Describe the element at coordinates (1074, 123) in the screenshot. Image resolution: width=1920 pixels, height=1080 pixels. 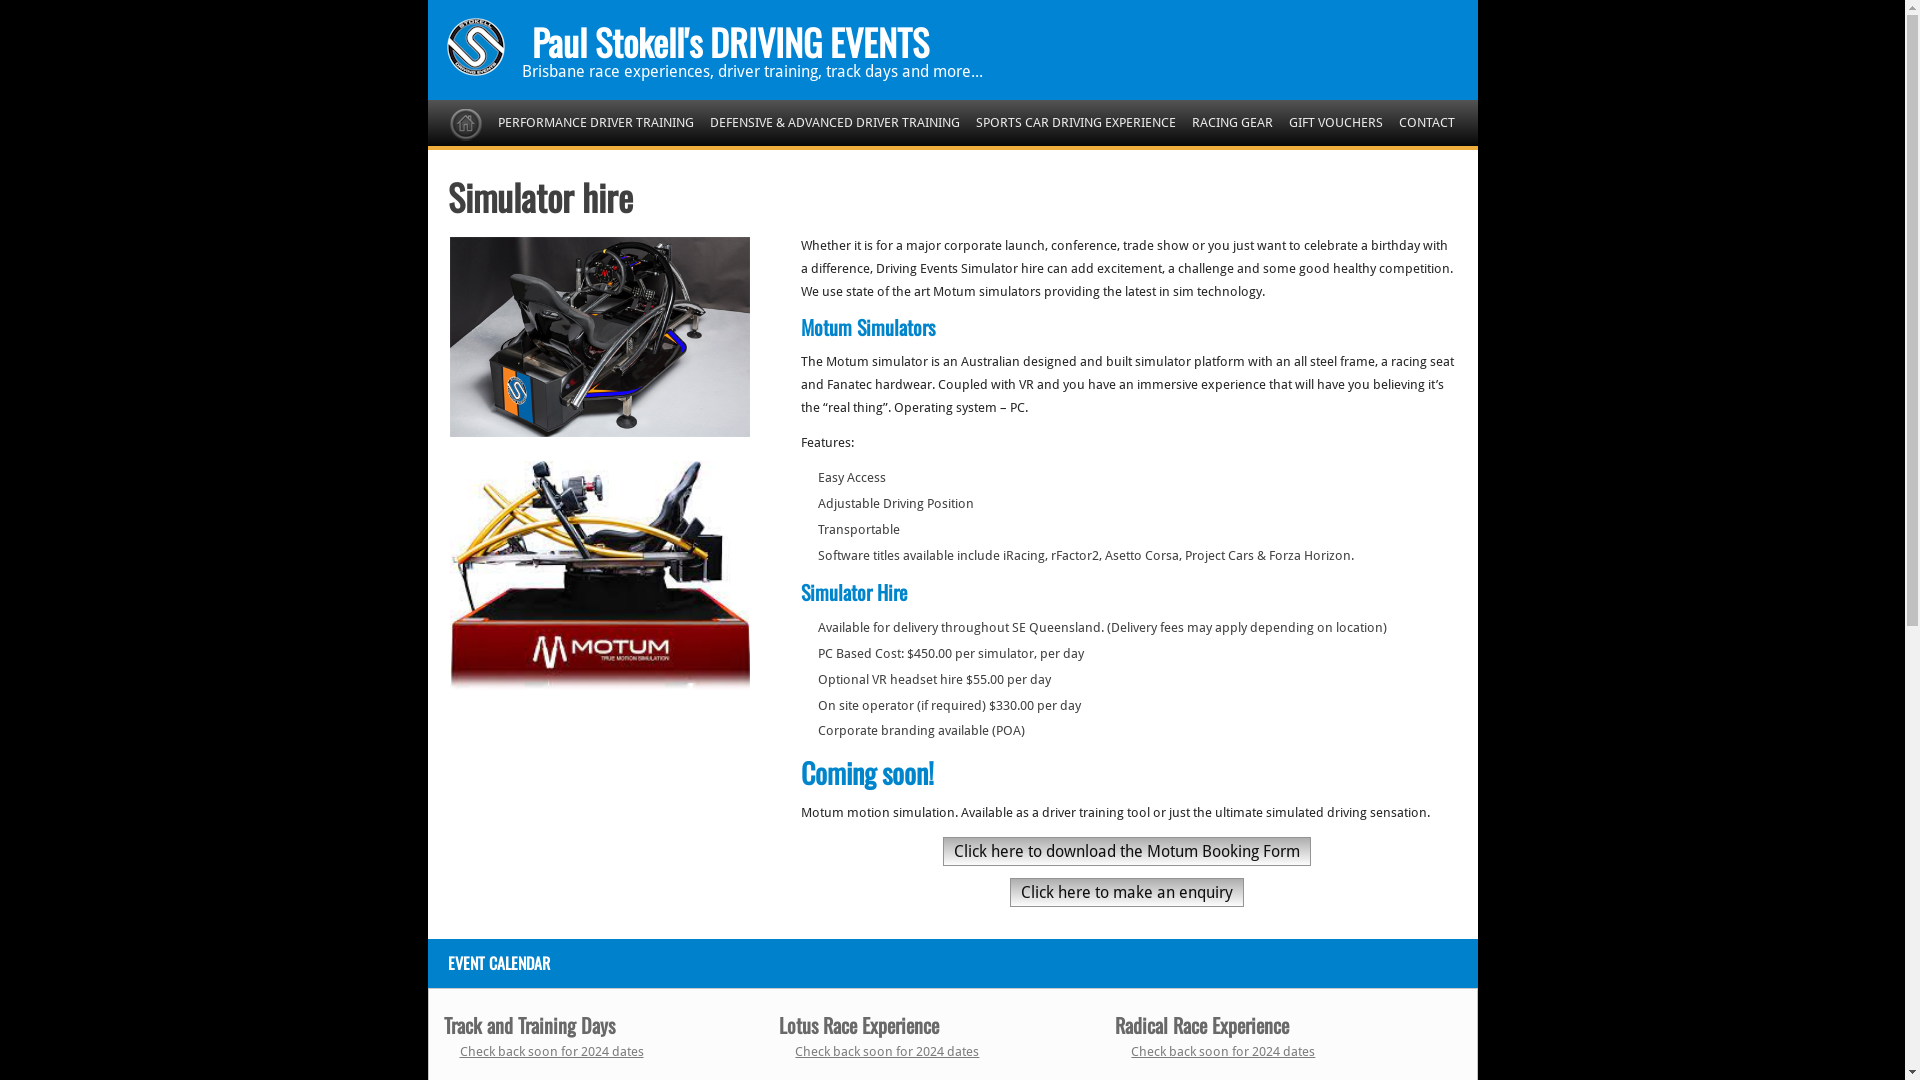
I see `'SPORTS CAR DRIVING EXPERIENCE'` at that location.